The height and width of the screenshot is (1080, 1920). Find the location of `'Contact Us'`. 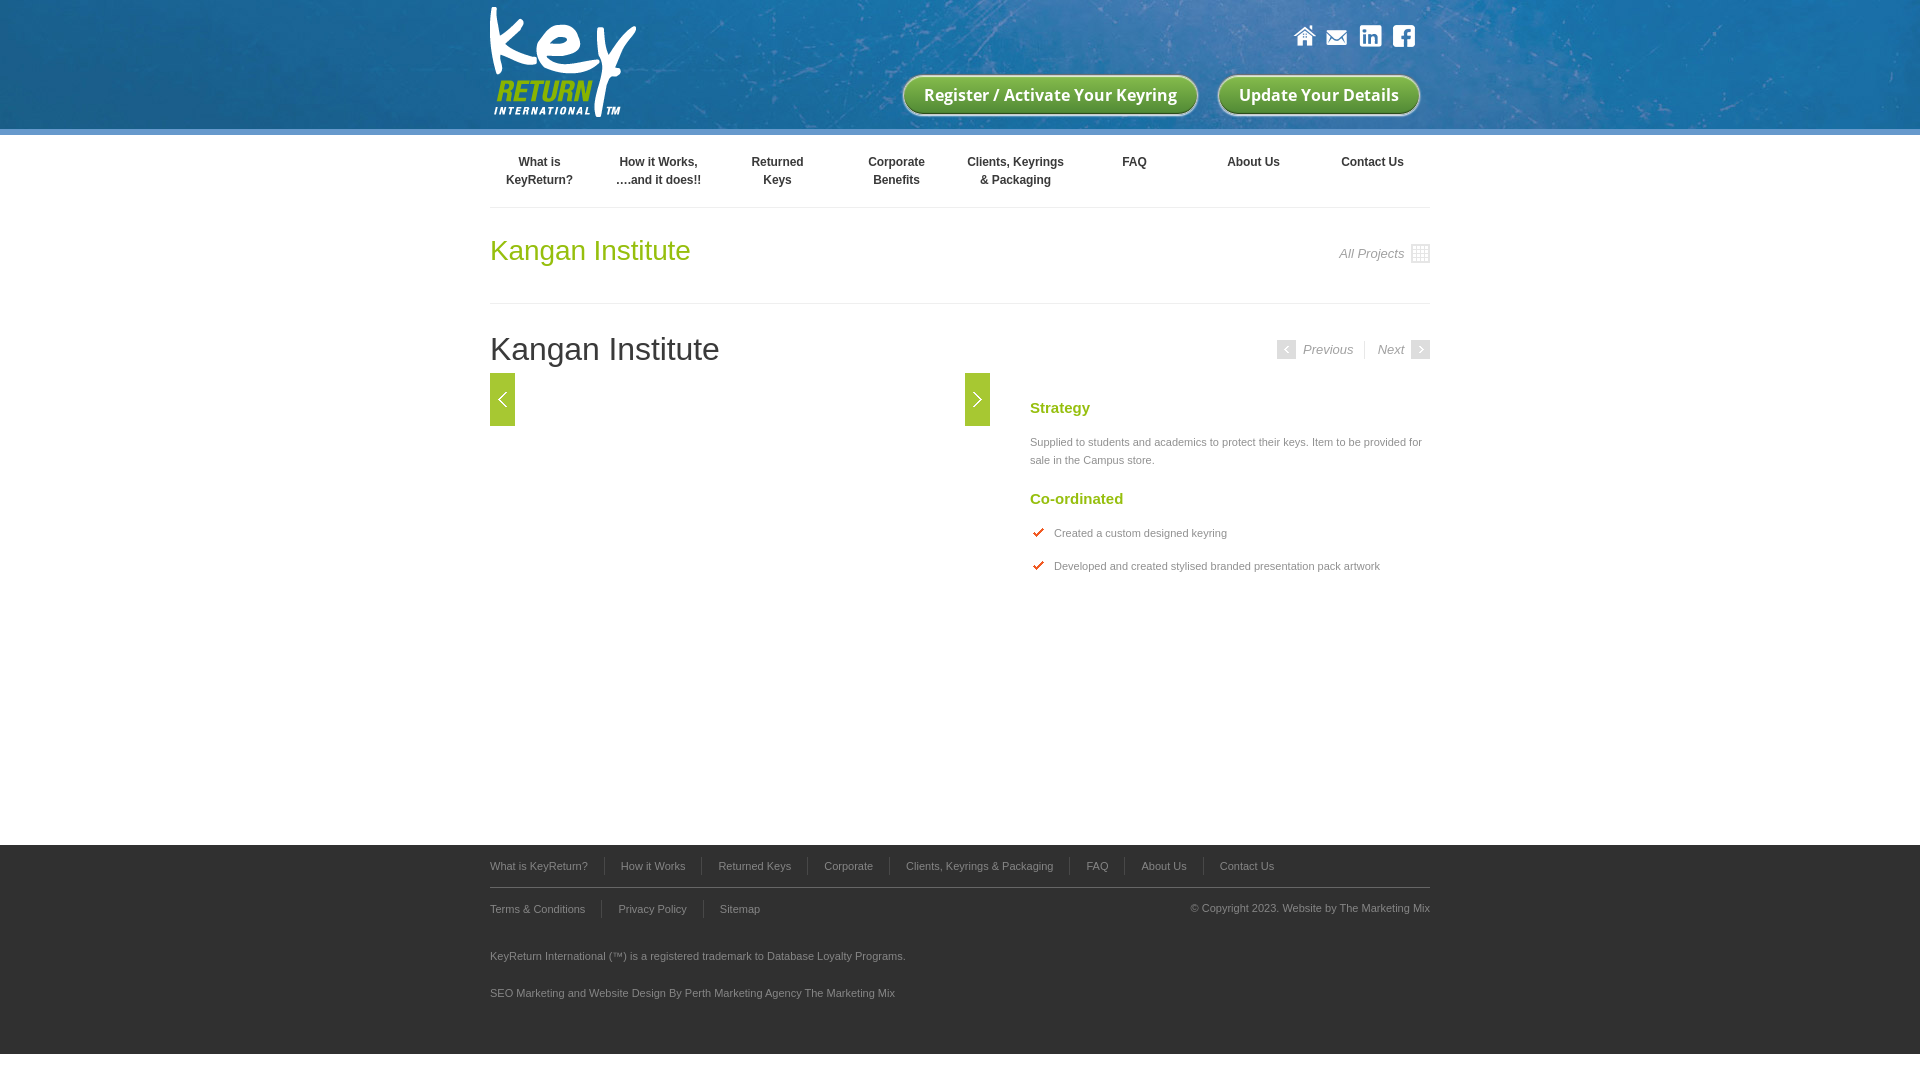

'Contact Us' is located at coordinates (1237, 865).